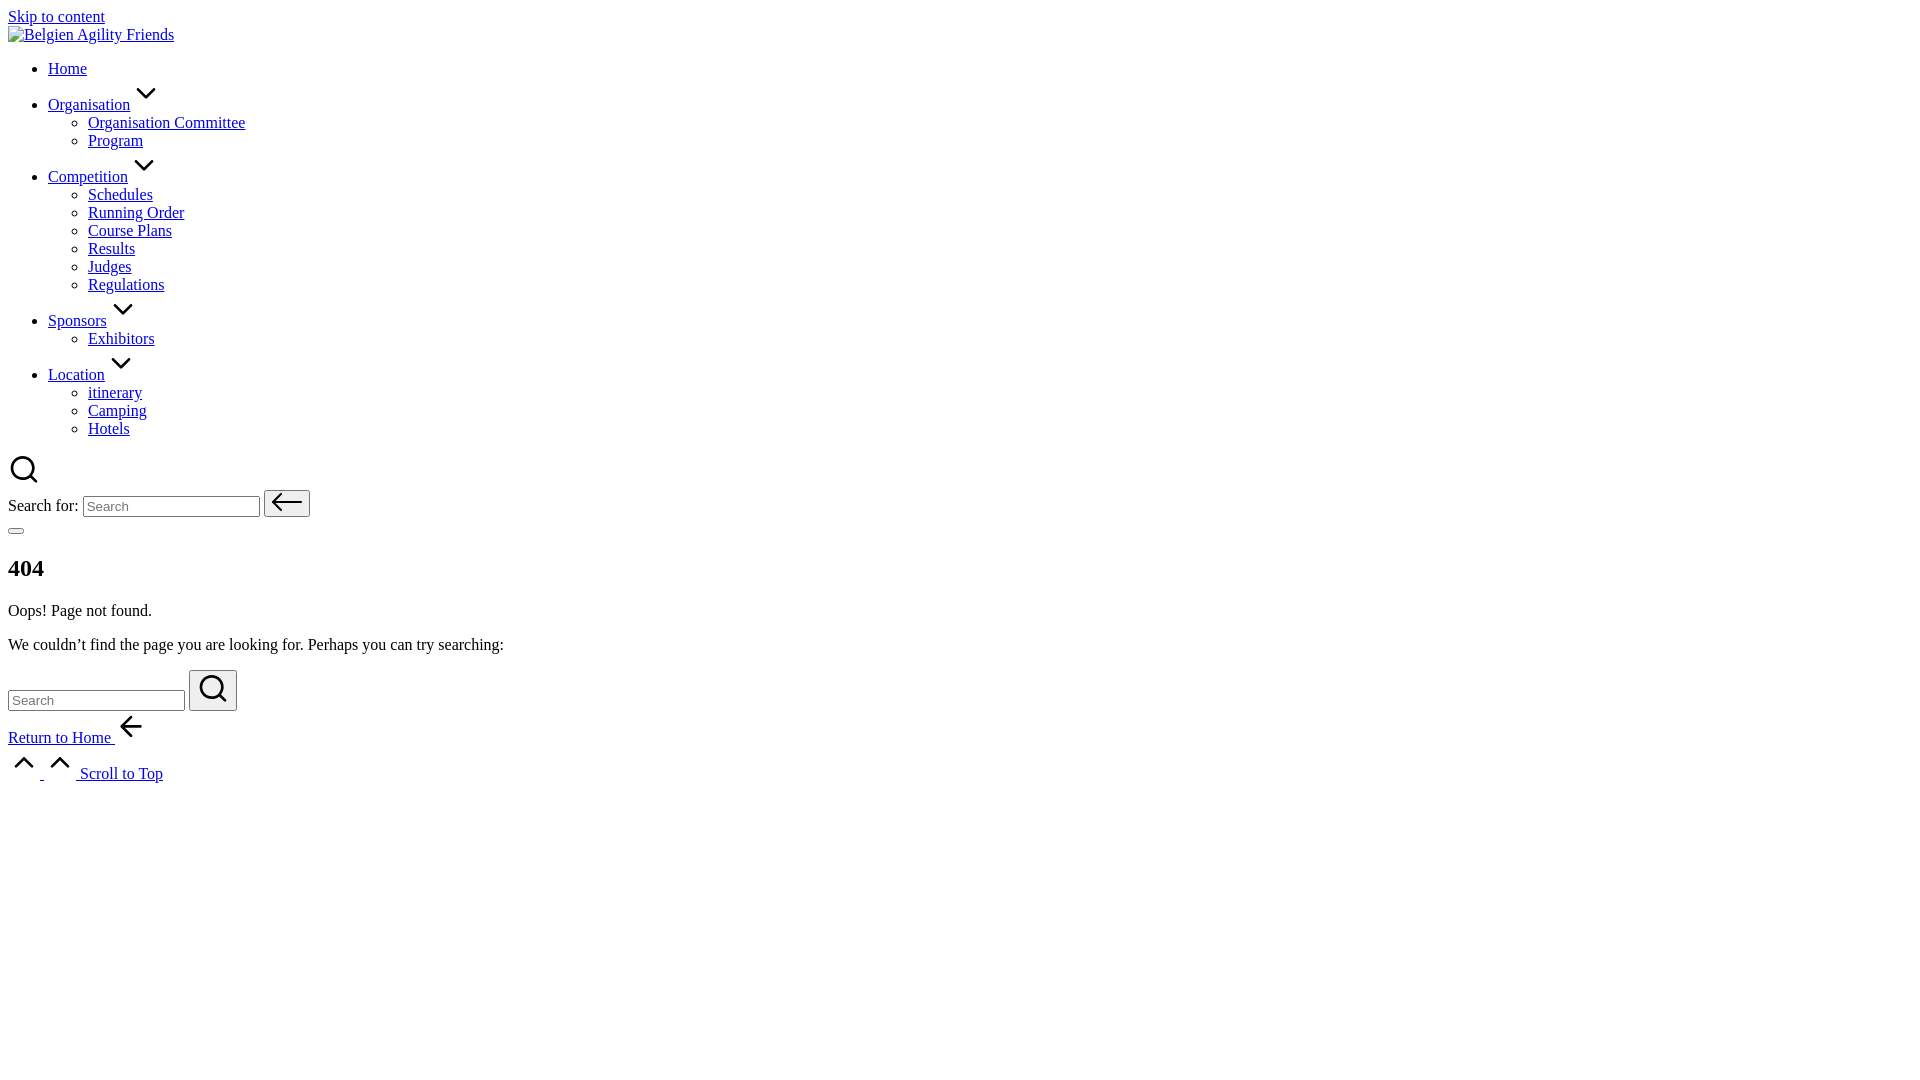 This screenshot has height=1080, width=1920. What do you see at coordinates (114, 392) in the screenshot?
I see `'itinerary'` at bounding box center [114, 392].